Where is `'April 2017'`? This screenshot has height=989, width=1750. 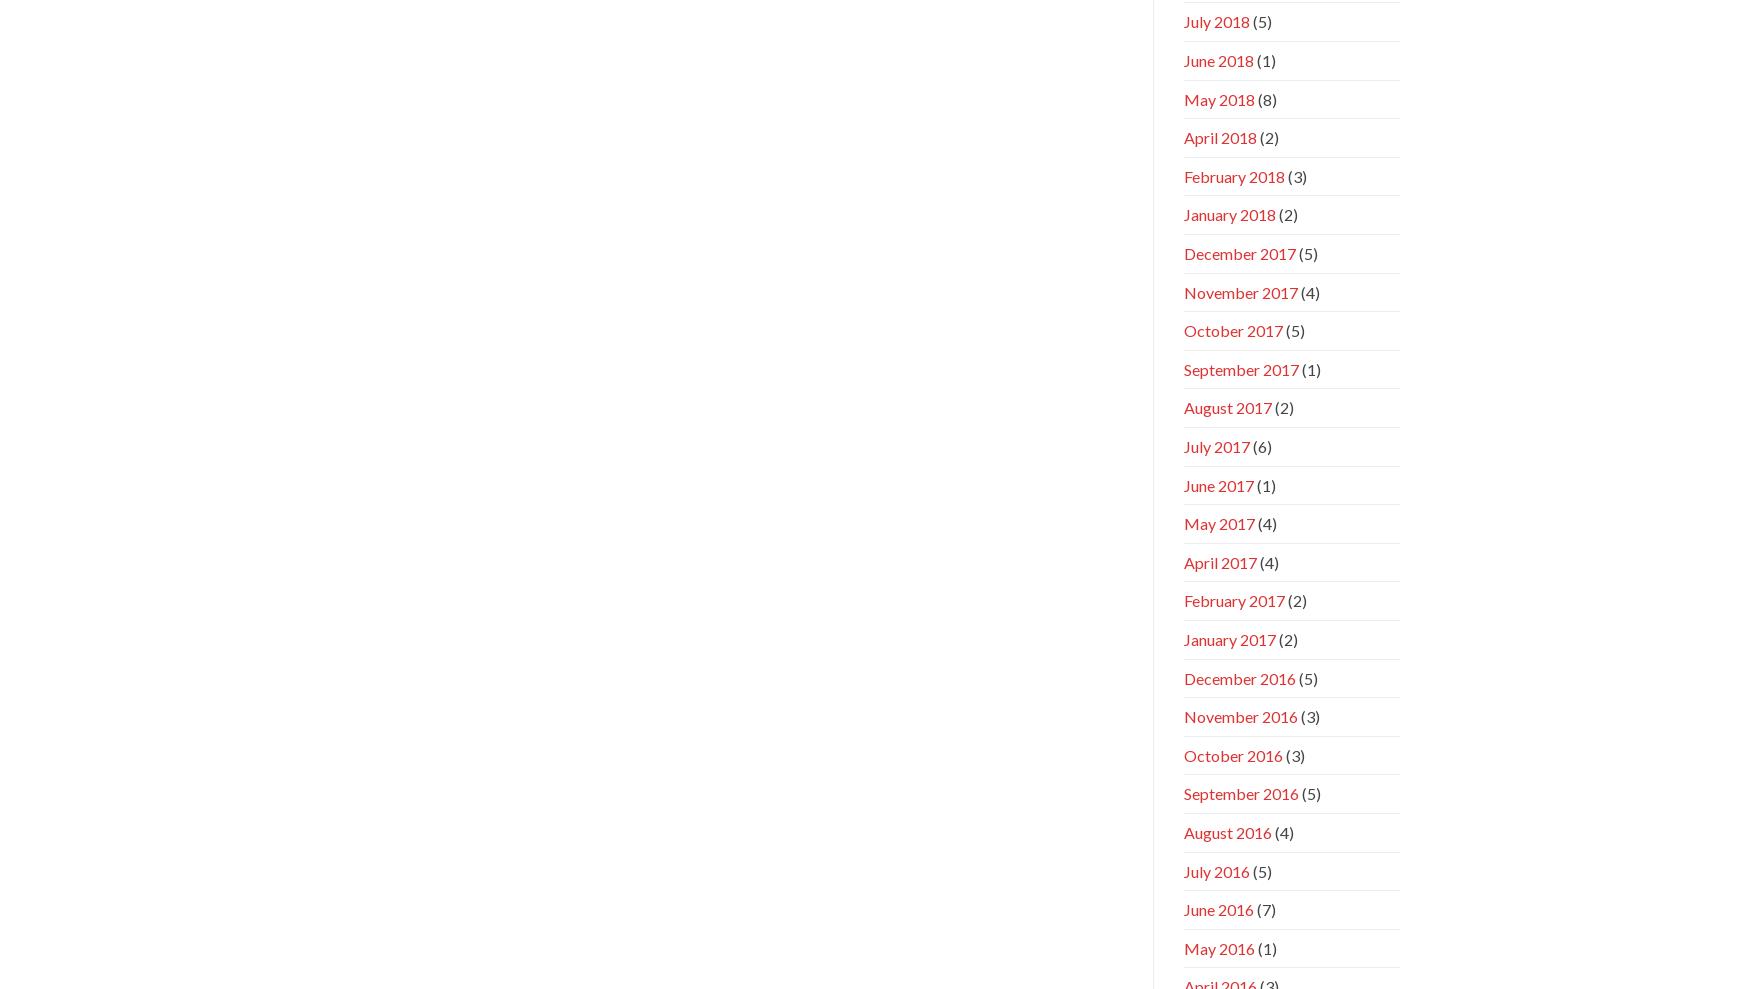 'April 2017' is located at coordinates (1182, 560).